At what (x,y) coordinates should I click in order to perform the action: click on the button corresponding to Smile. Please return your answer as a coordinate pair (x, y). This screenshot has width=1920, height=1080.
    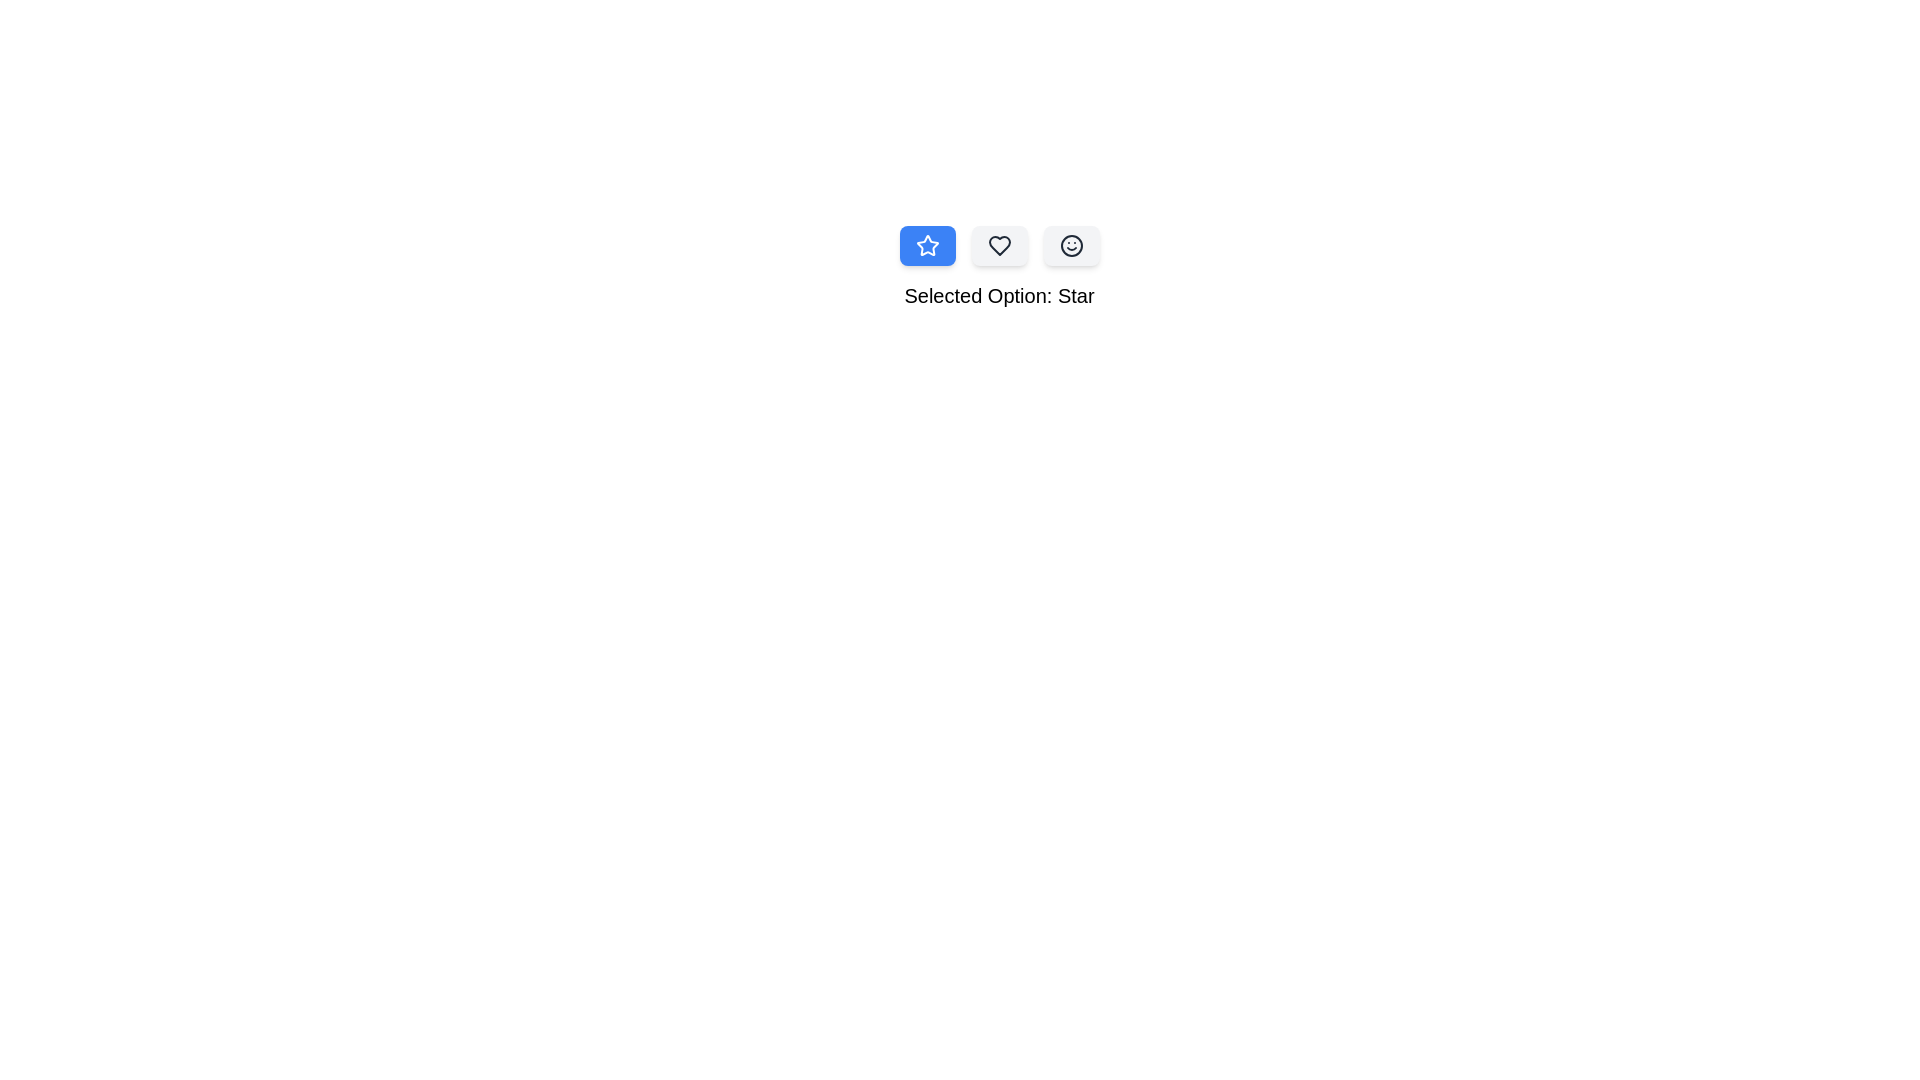
    Looking at the image, I should click on (1070, 245).